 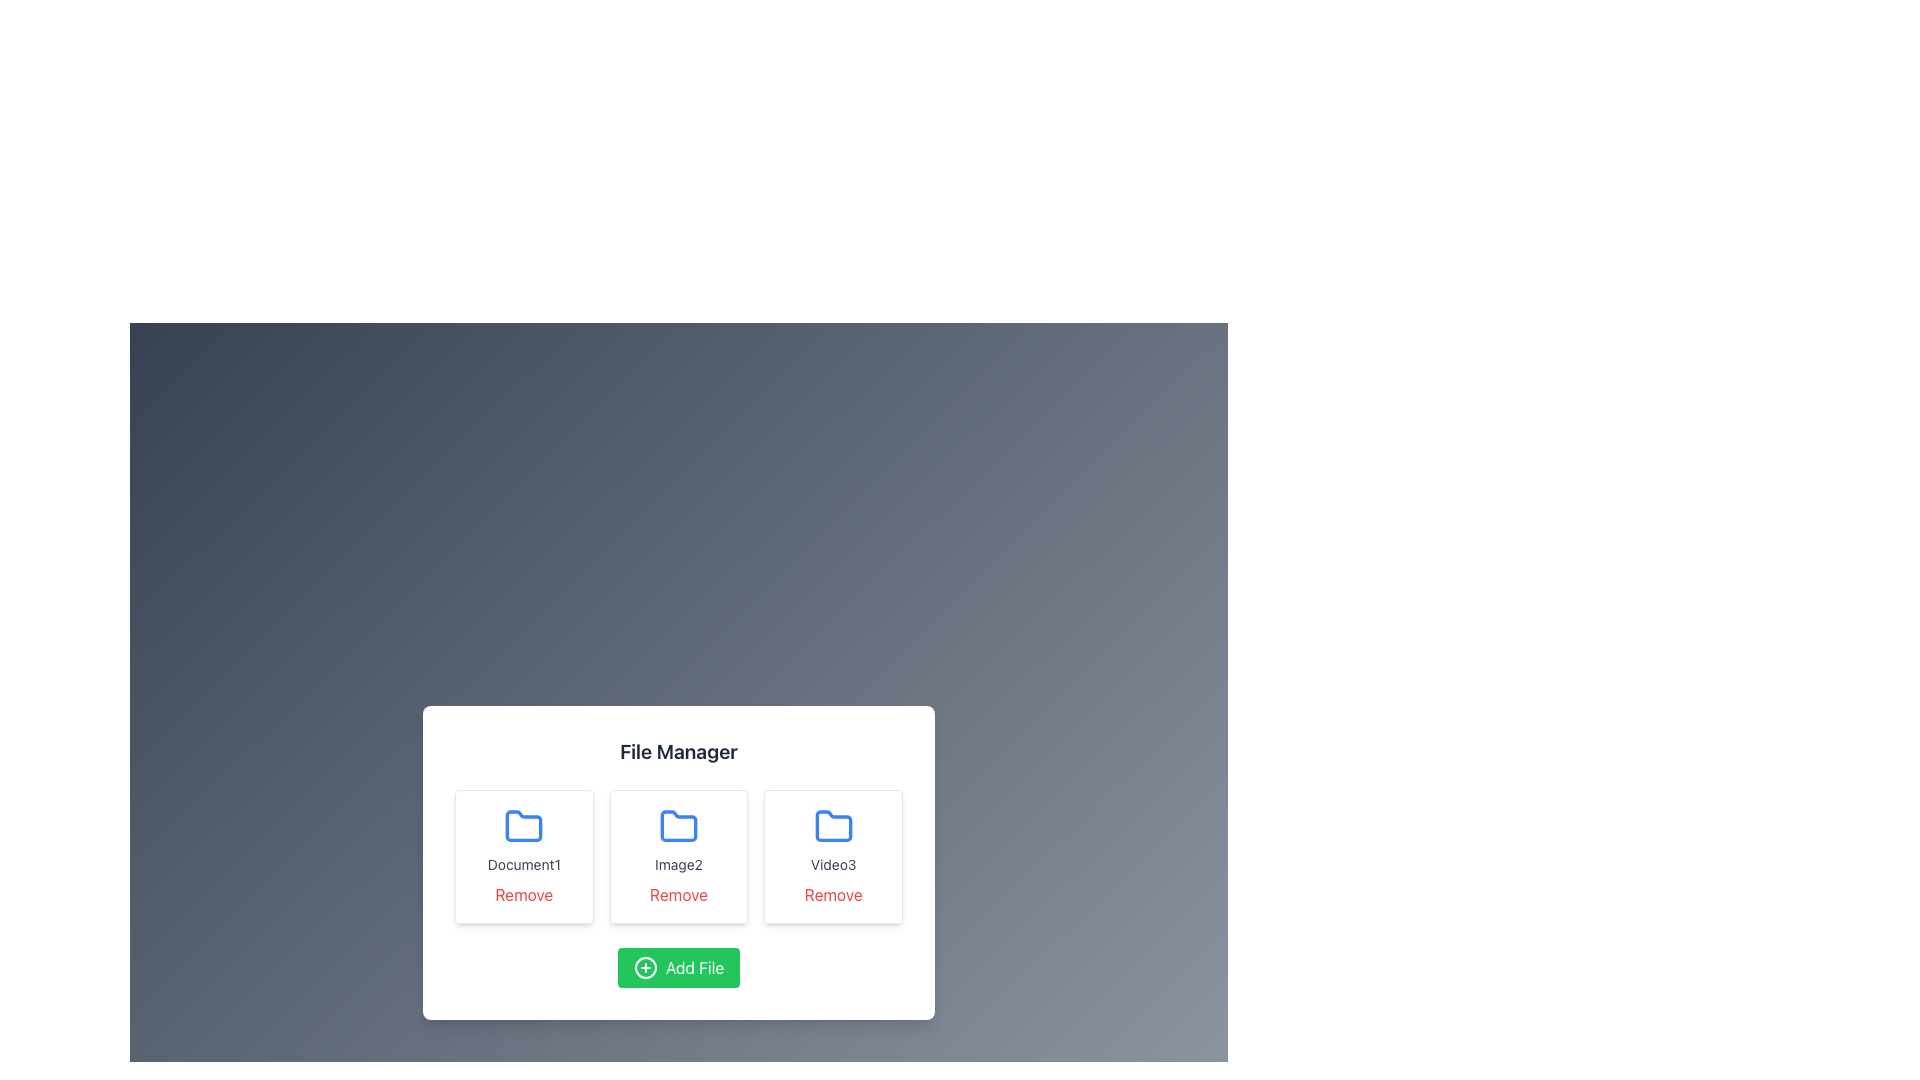 What do you see at coordinates (678, 862) in the screenshot?
I see `the 'Remove' link on the second File entry card in the File Manager interface` at bounding box center [678, 862].